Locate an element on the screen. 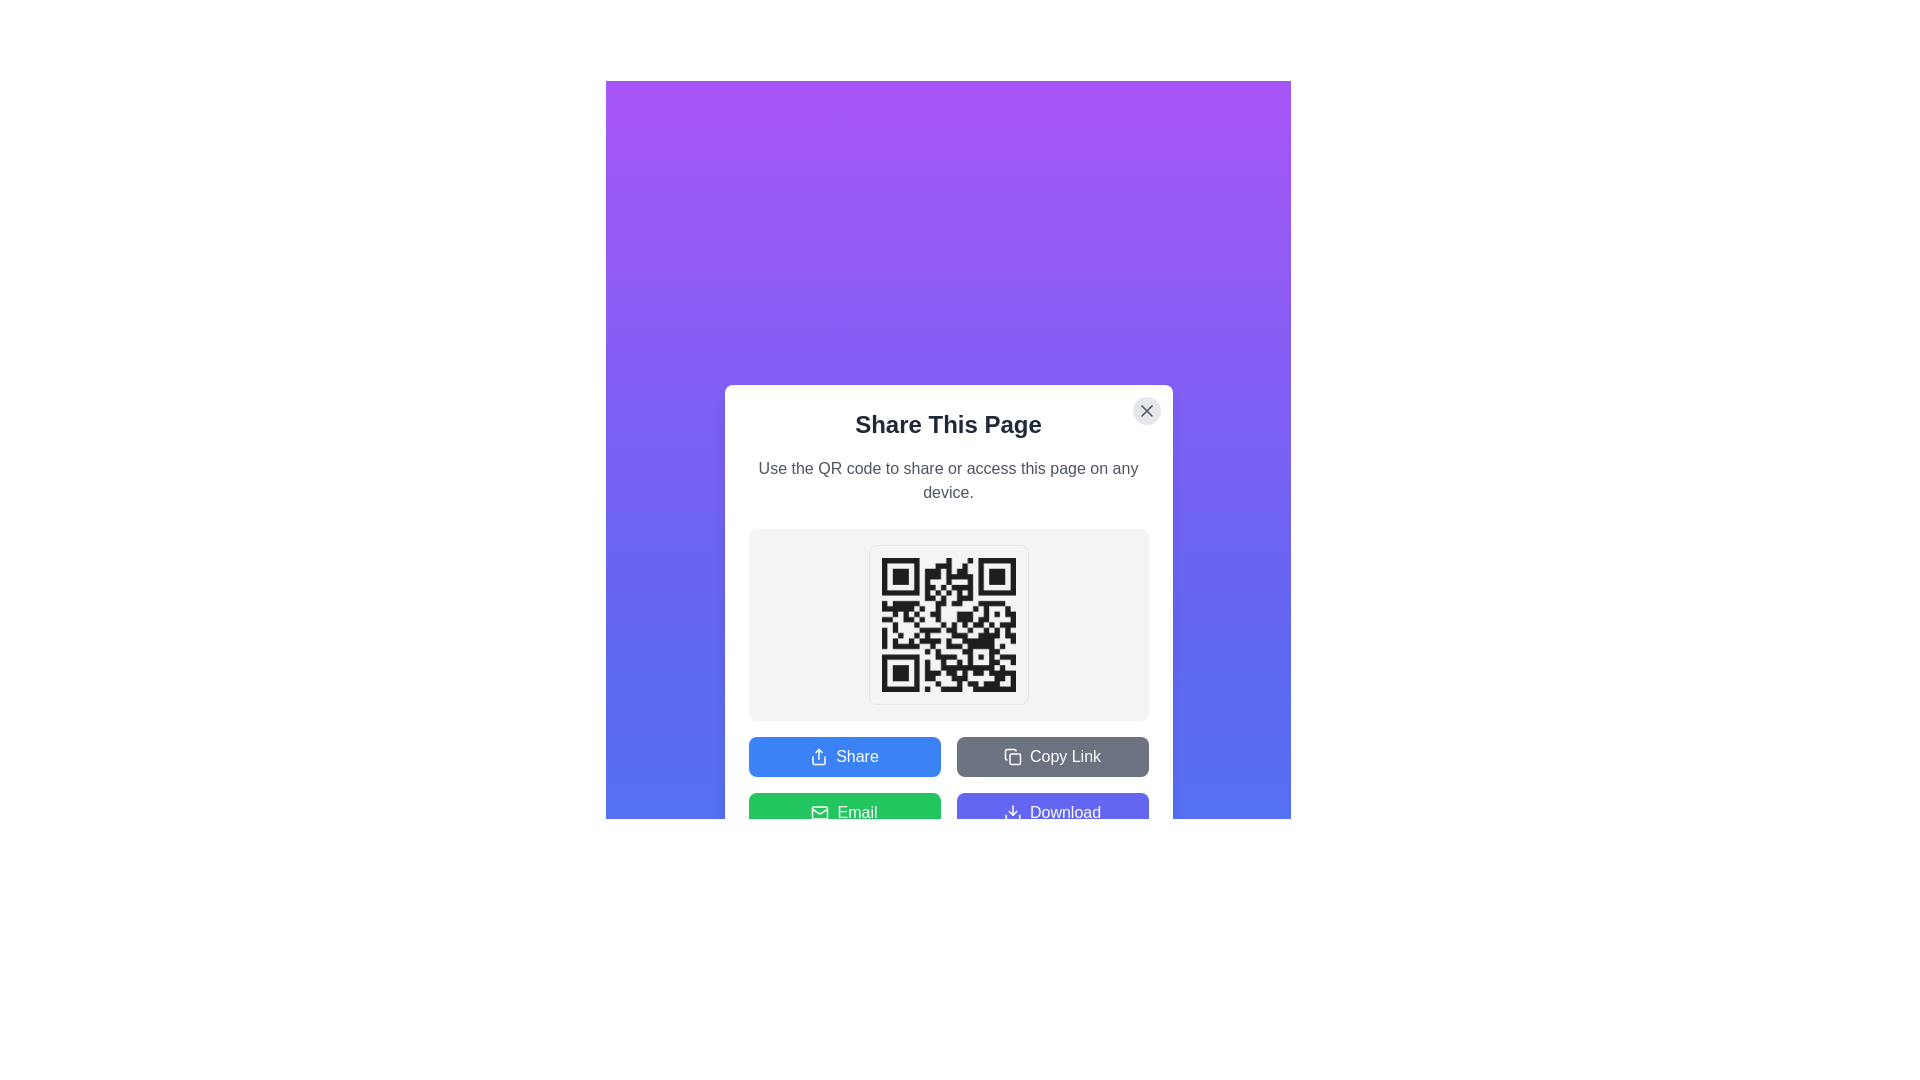 This screenshot has width=1920, height=1080. informative guidance text element located beneath the 'Share This Page' heading in the modal box, which precedes the QR code section is located at coordinates (947, 481).